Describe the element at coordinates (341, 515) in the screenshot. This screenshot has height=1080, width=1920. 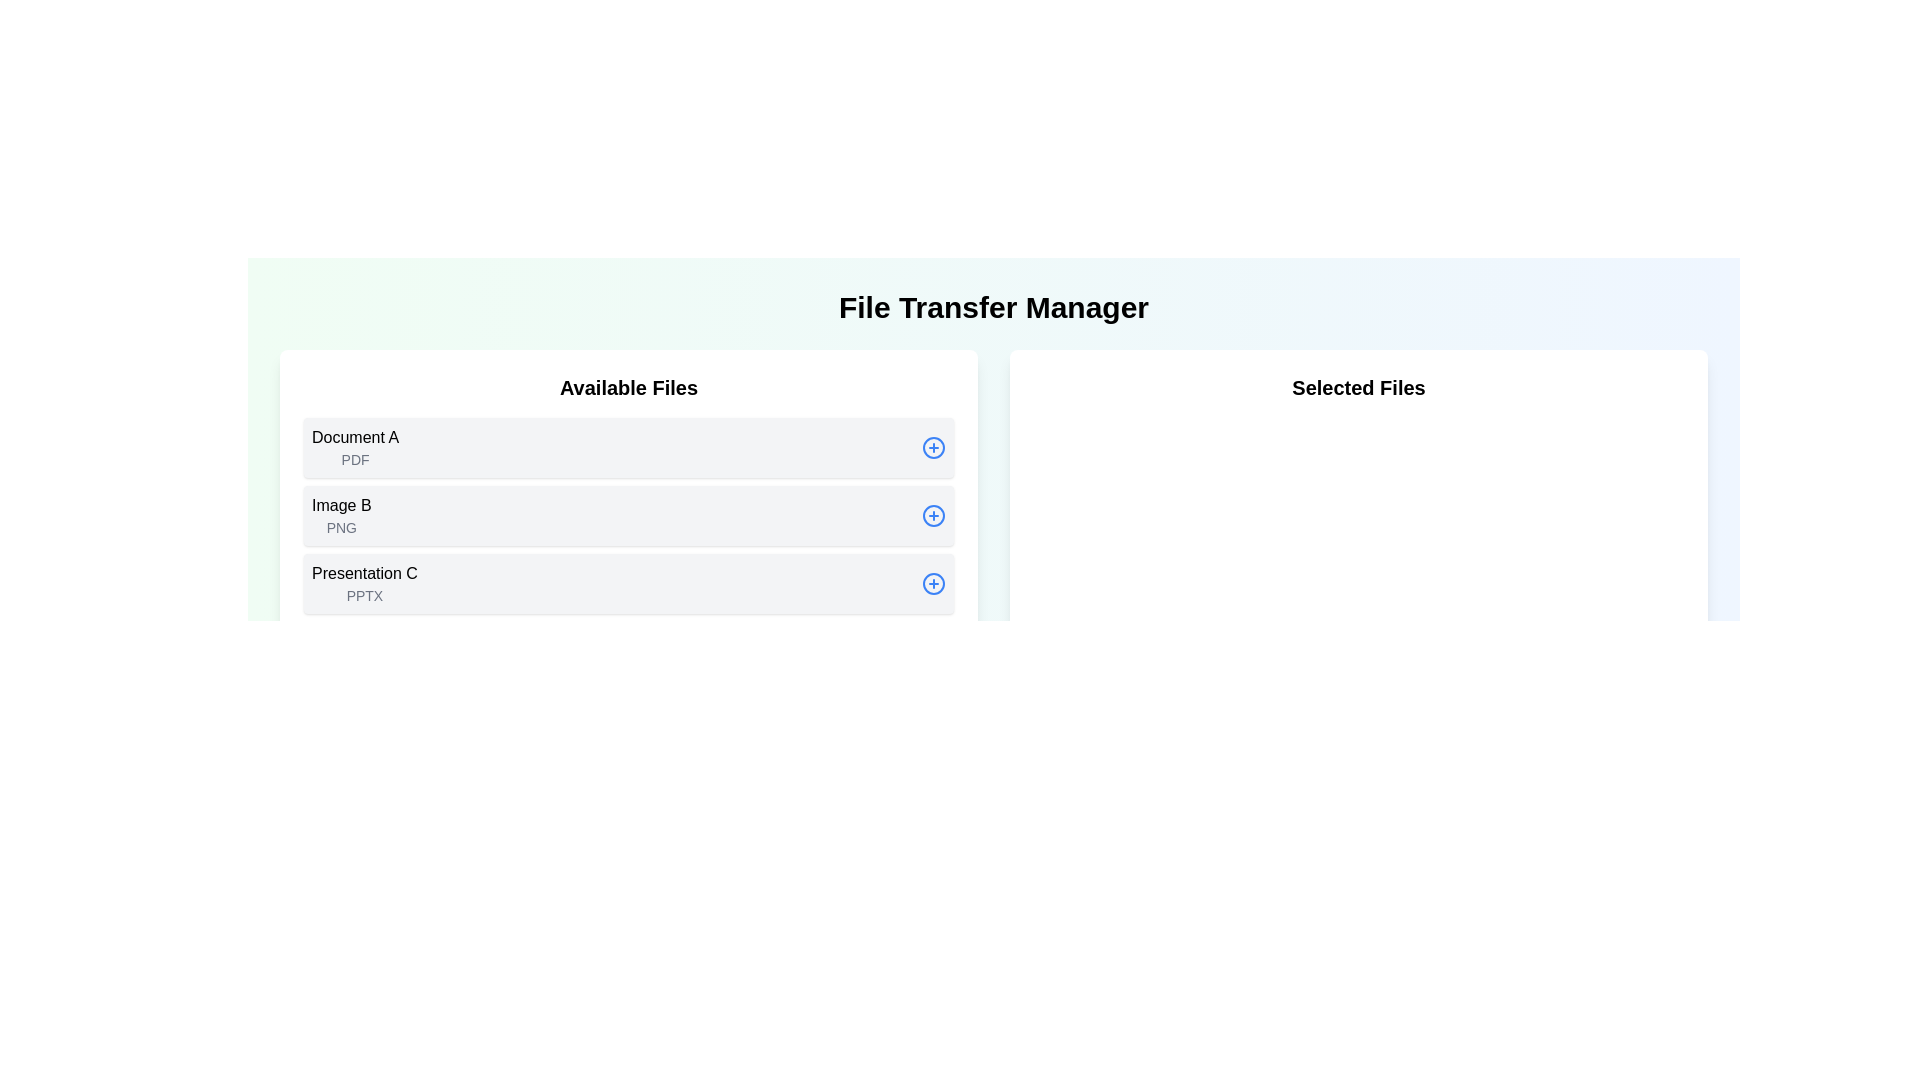
I see `the second list item in the 'Available Files' section, which displays the file name 'Image B' of type 'PNG'` at that location.